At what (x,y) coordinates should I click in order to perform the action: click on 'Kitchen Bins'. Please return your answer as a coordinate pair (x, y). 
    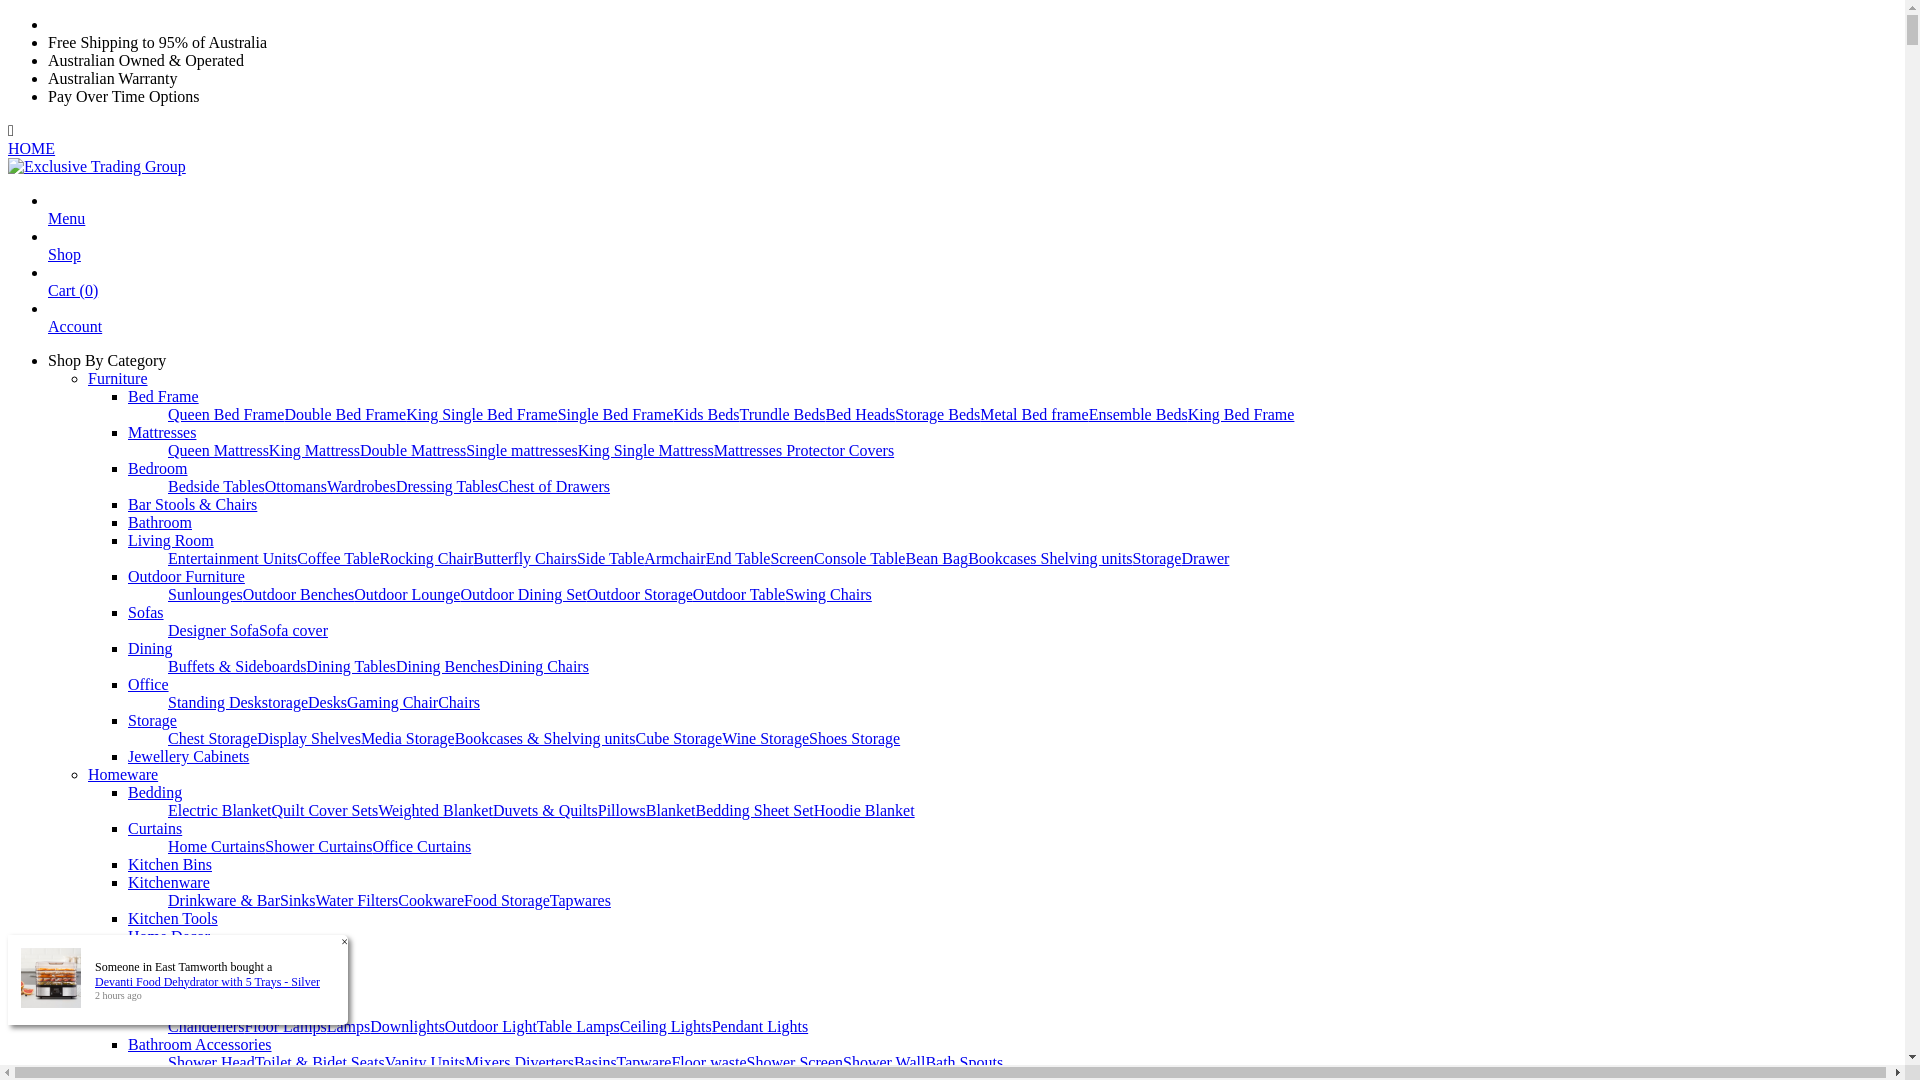
    Looking at the image, I should click on (169, 863).